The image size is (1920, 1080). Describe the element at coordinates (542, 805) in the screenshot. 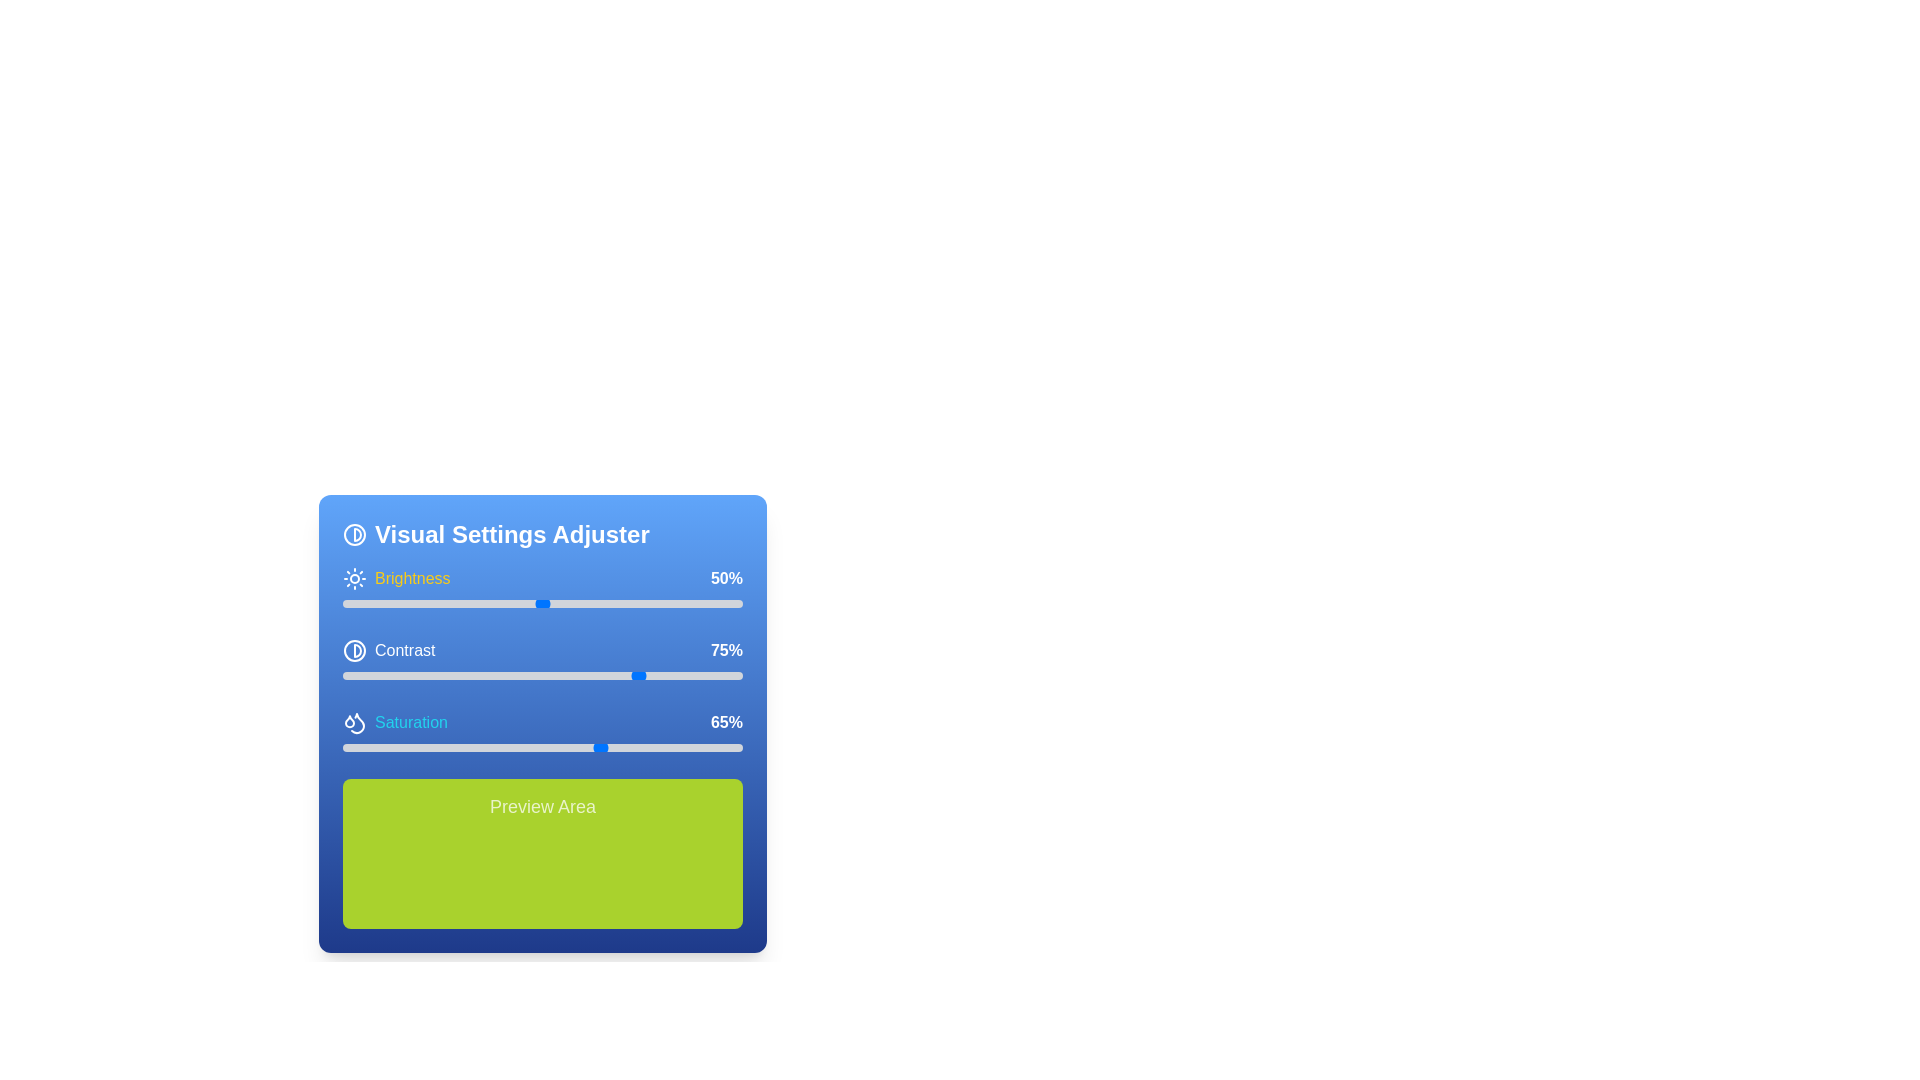

I see `the 'Preview Area' text label, which is centered and displayed on a bright green rectangular background in the bottom section of the 'Visual Settings Adjuster' panel` at that location.